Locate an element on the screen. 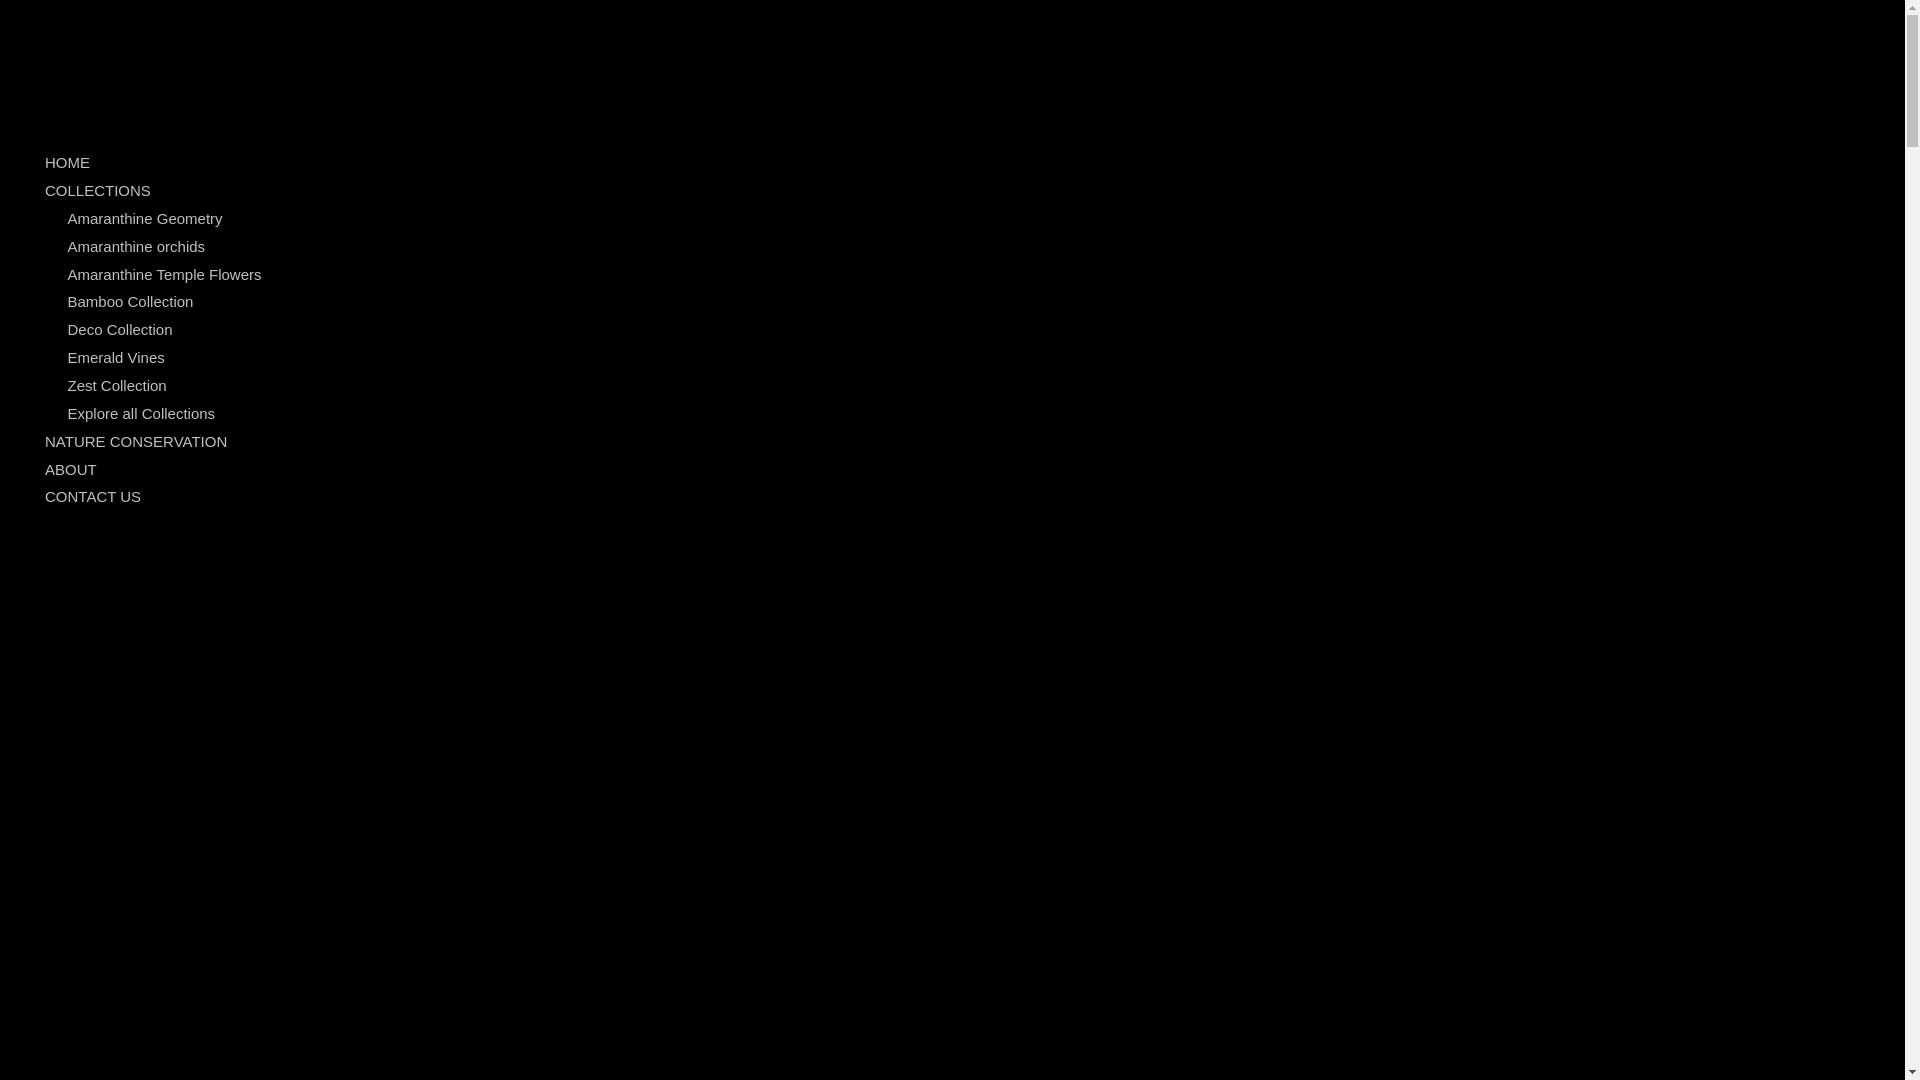 The height and width of the screenshot is (1080, 1920). 'HOME' is located at coordinates (67, 161).